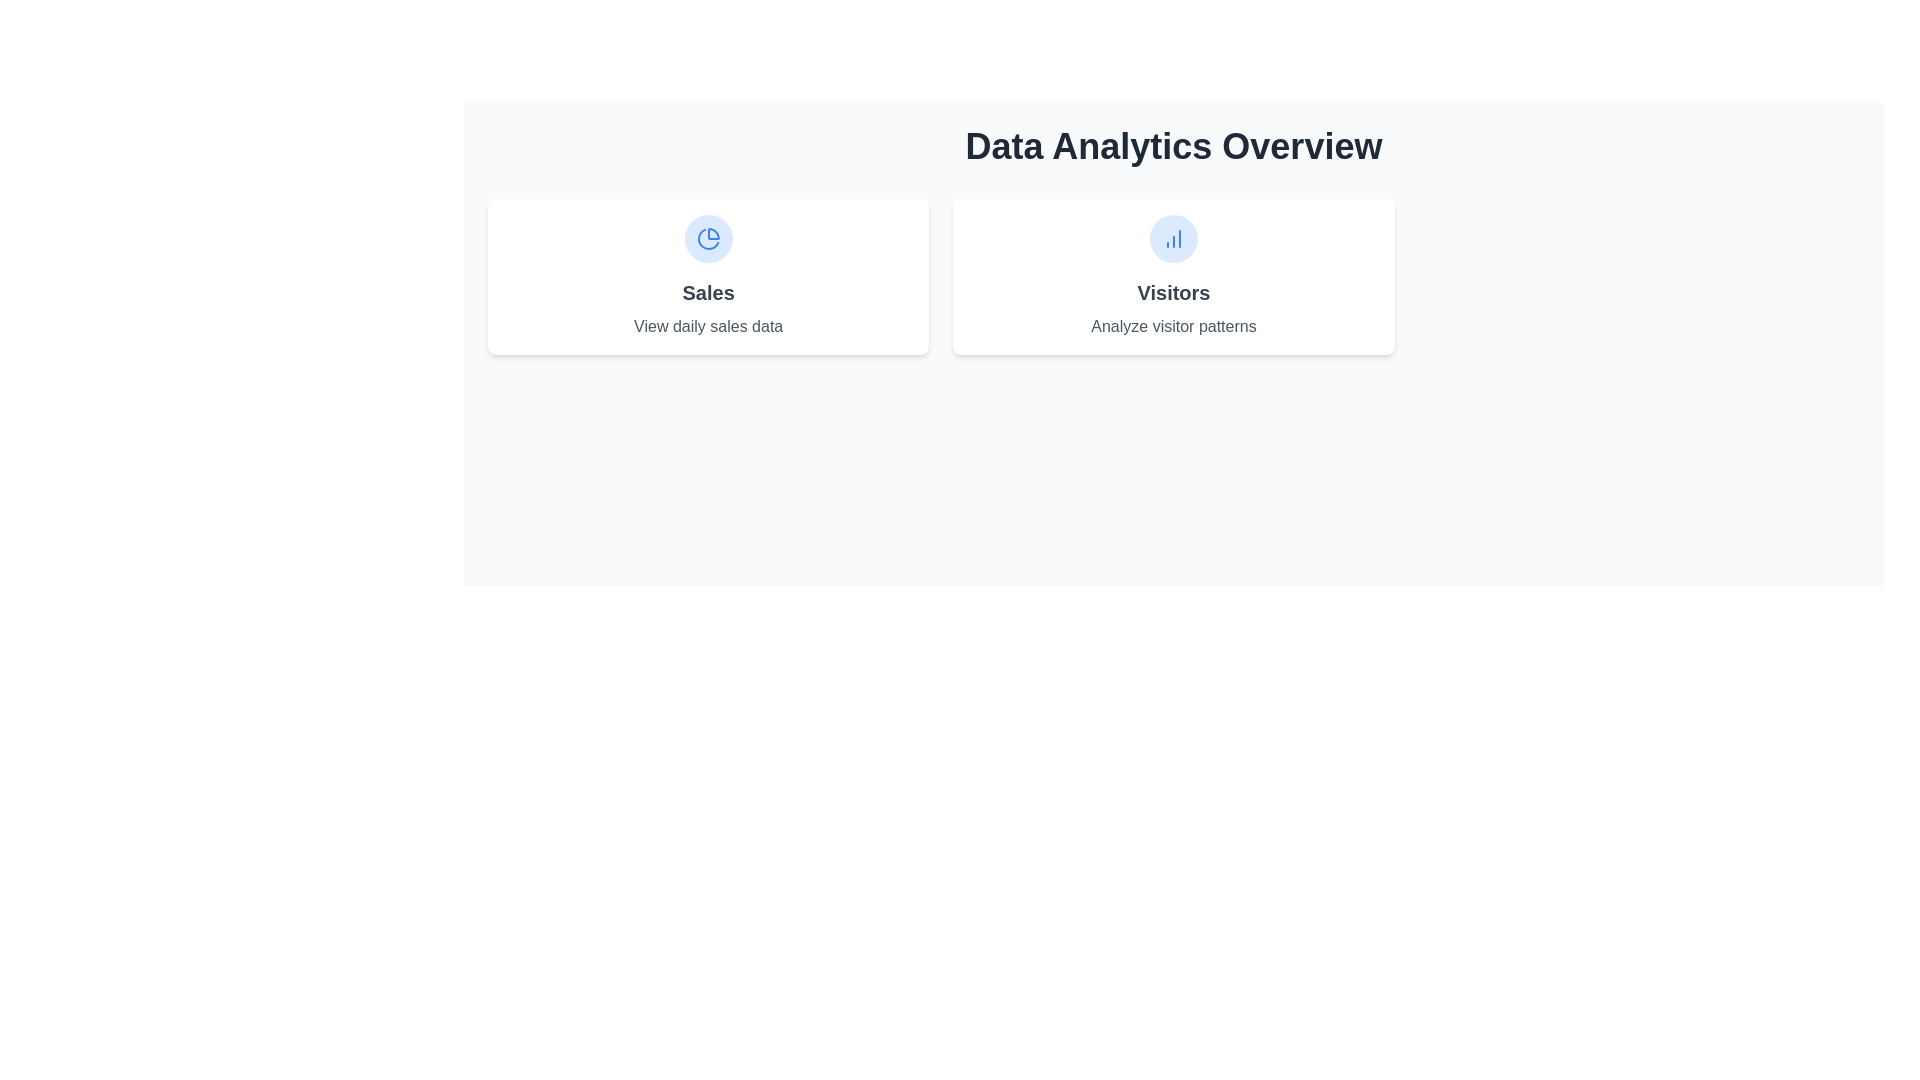 This screenshot has height=1080, width=1920. I want to click on the Information card located in the first column of the grid layout, positioned to the left of the 'Visitors' element, so click(708, 277).